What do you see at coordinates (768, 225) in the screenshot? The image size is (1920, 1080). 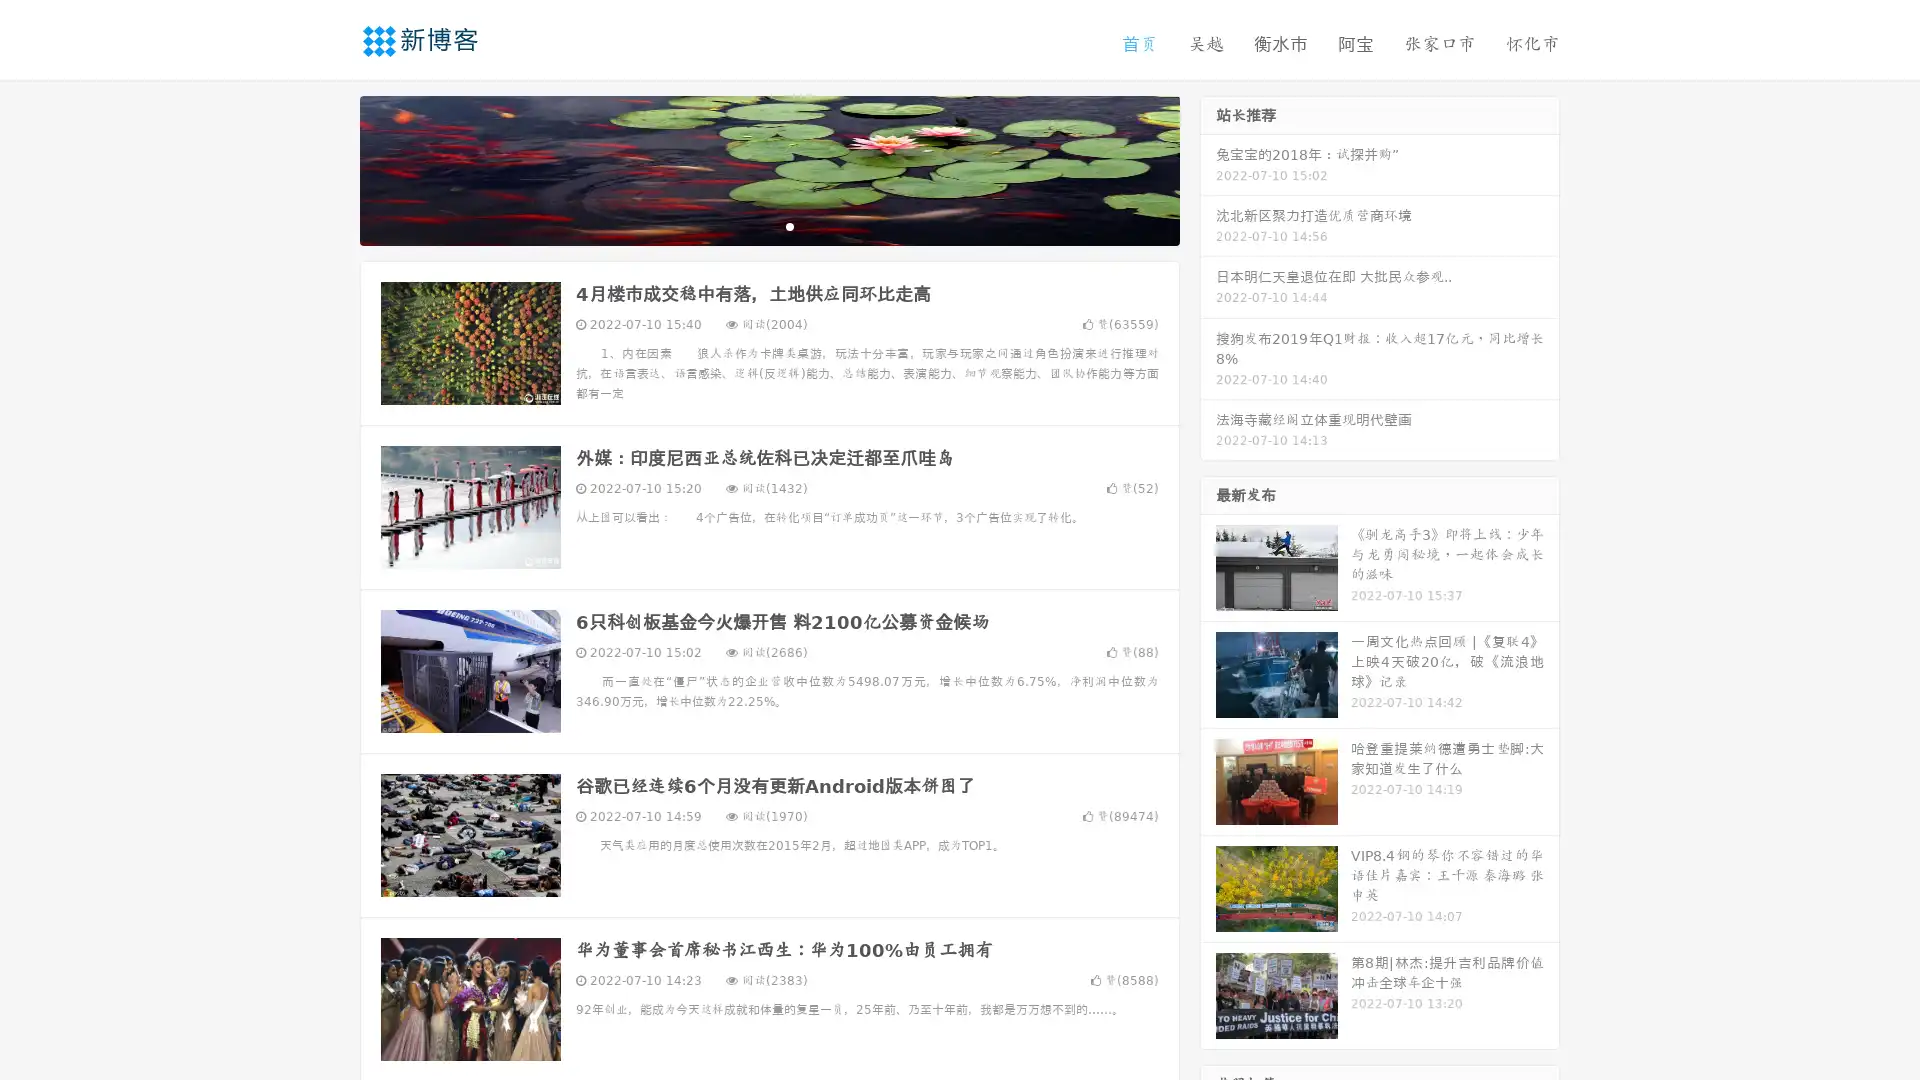 I see `Go to slide 2` at bounding box center [768, 225].